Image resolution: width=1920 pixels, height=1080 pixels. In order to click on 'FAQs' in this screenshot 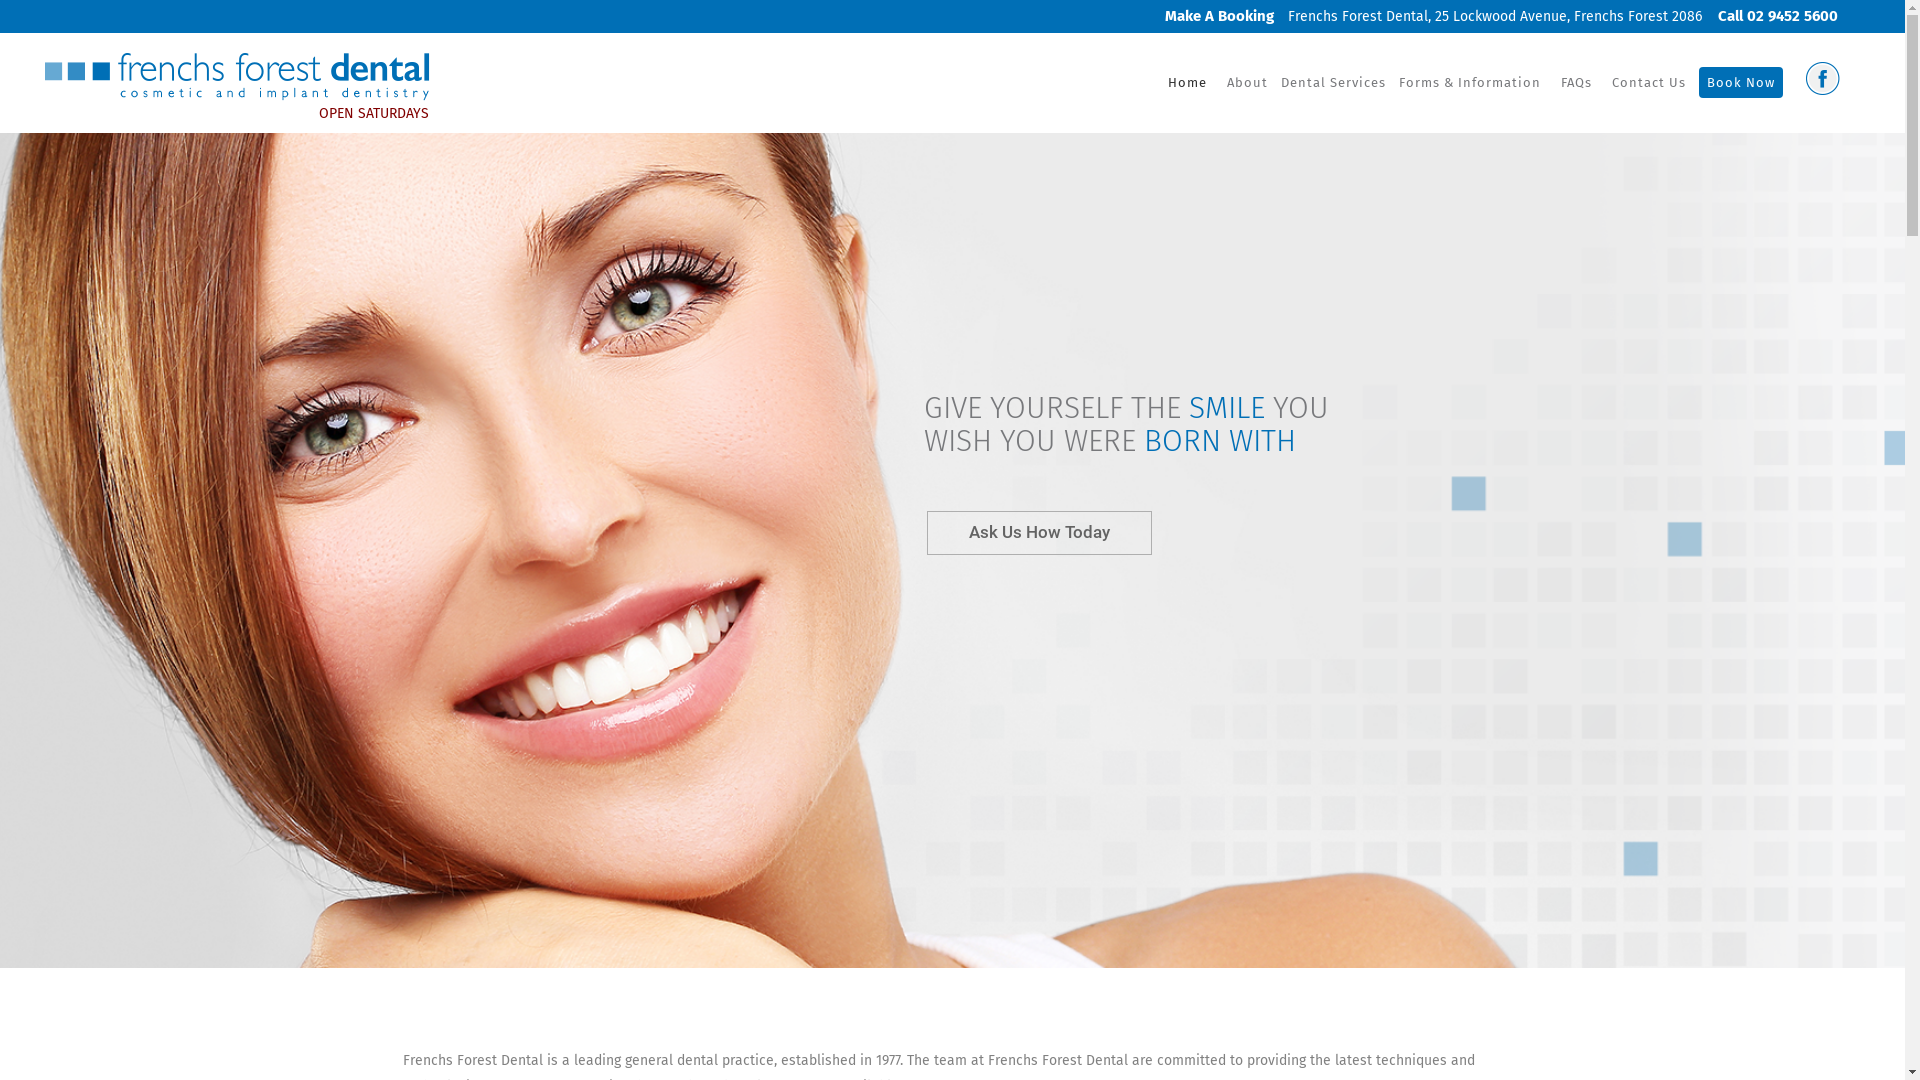, I will do `click(1575, 82)`.